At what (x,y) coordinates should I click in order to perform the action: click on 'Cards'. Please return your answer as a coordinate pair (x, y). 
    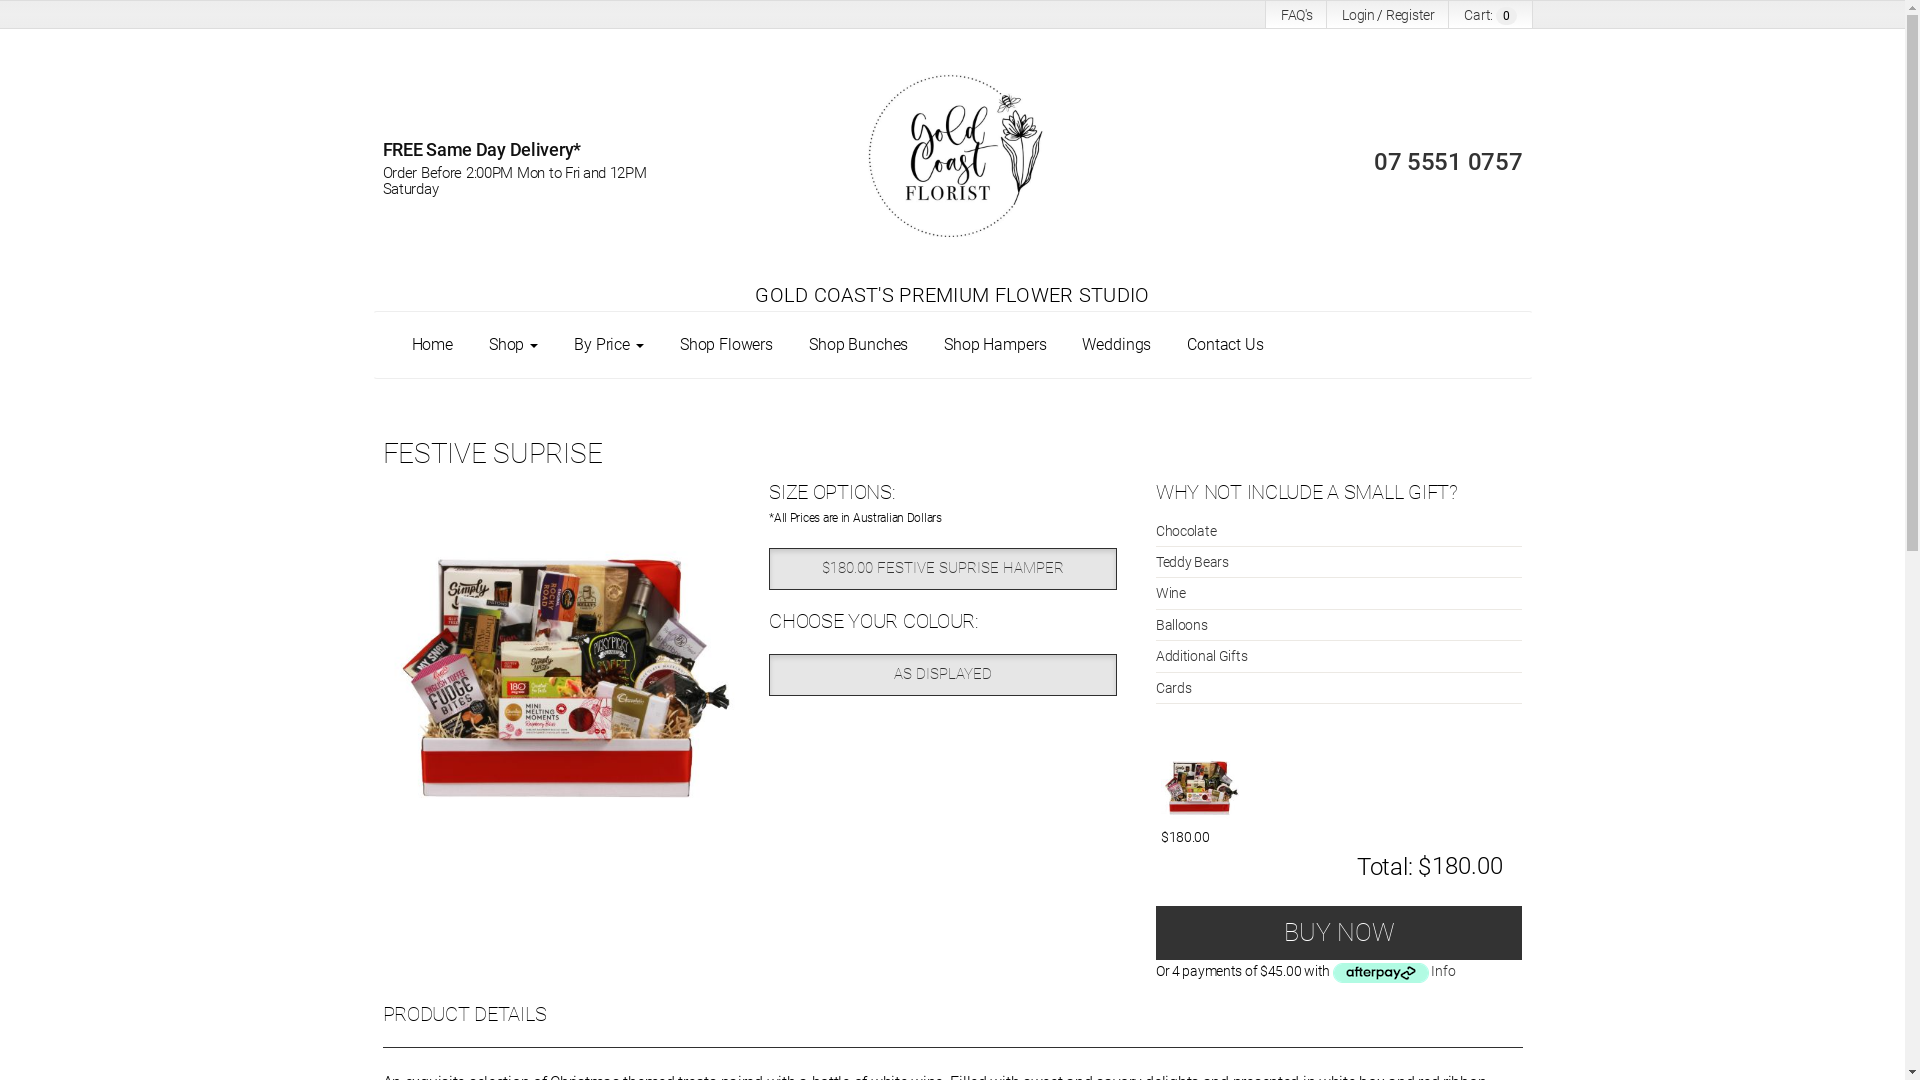
    Looking at the image, I should click on (1339, 686).